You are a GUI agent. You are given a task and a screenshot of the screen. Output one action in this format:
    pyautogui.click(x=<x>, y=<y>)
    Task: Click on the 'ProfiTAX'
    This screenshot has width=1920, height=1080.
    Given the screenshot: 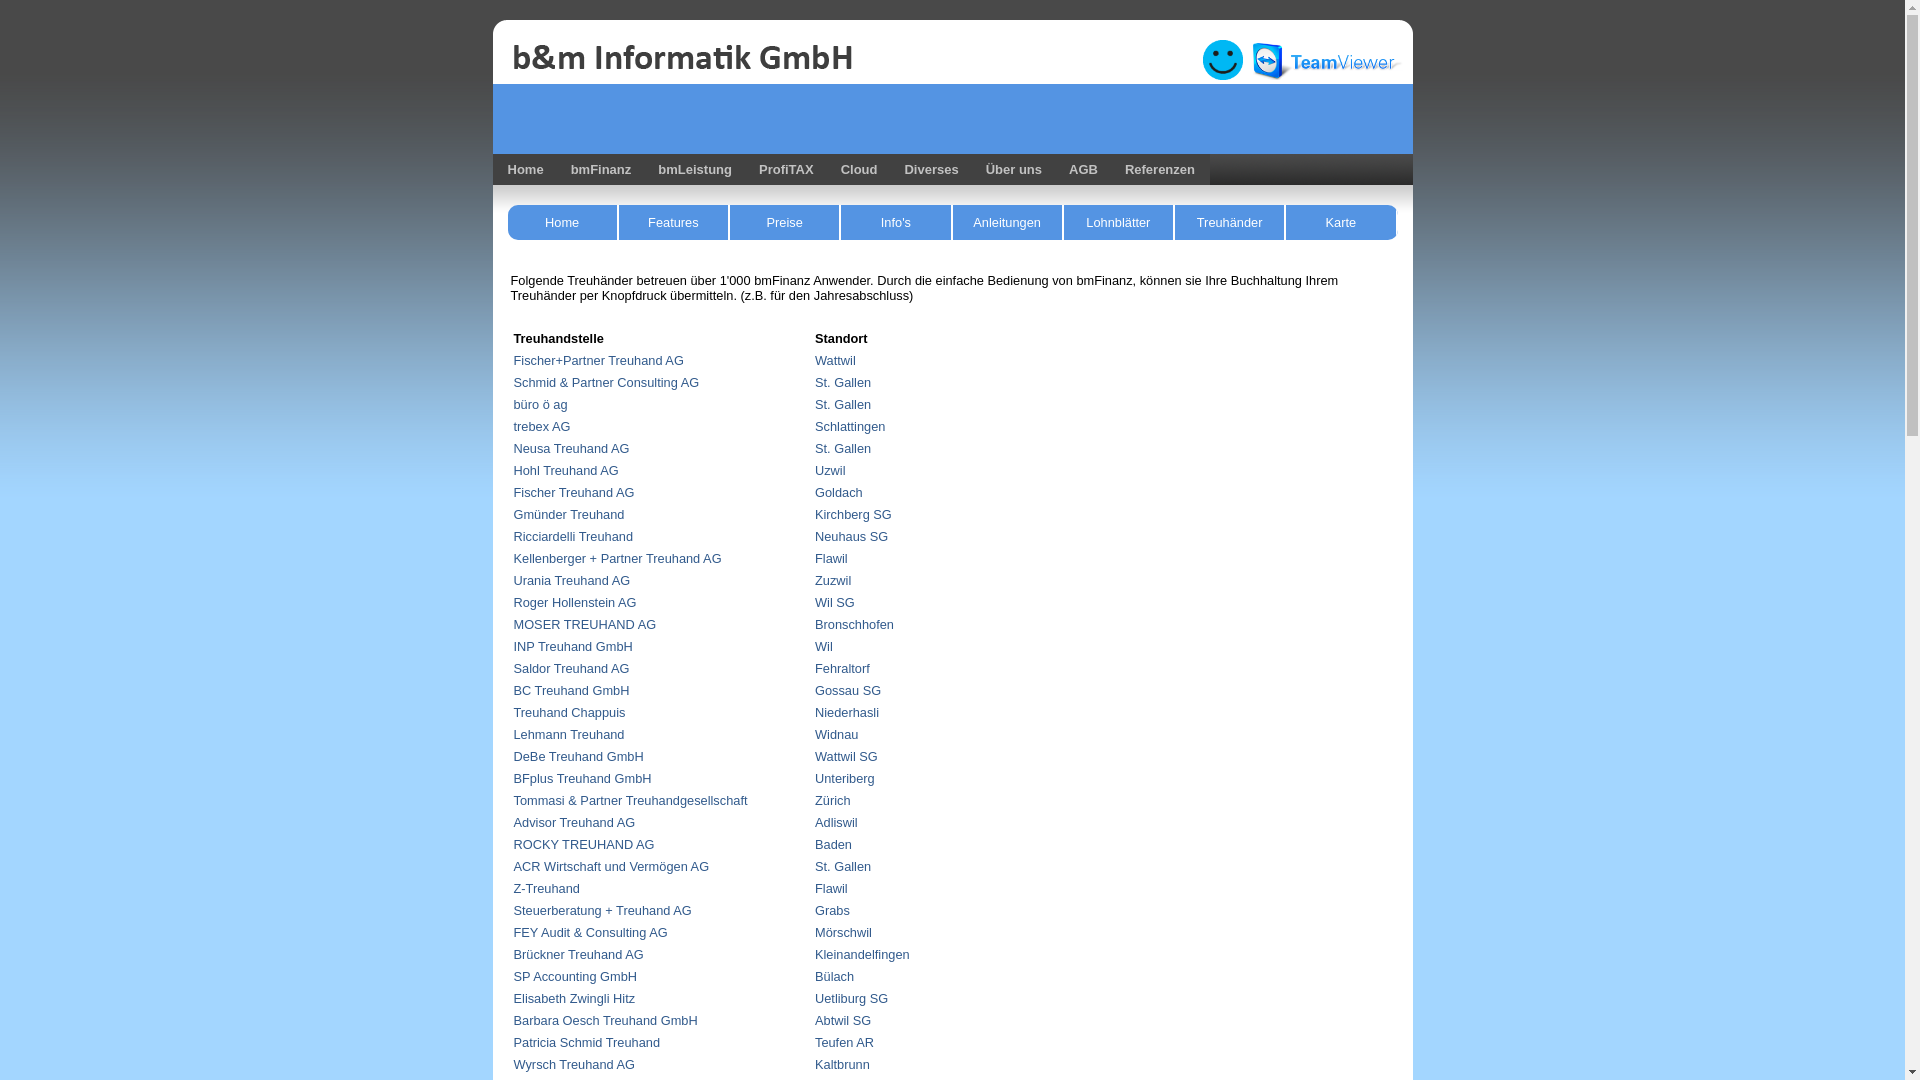 What is the action you would take?
    pyautogui.click(x=782, y=168)
    